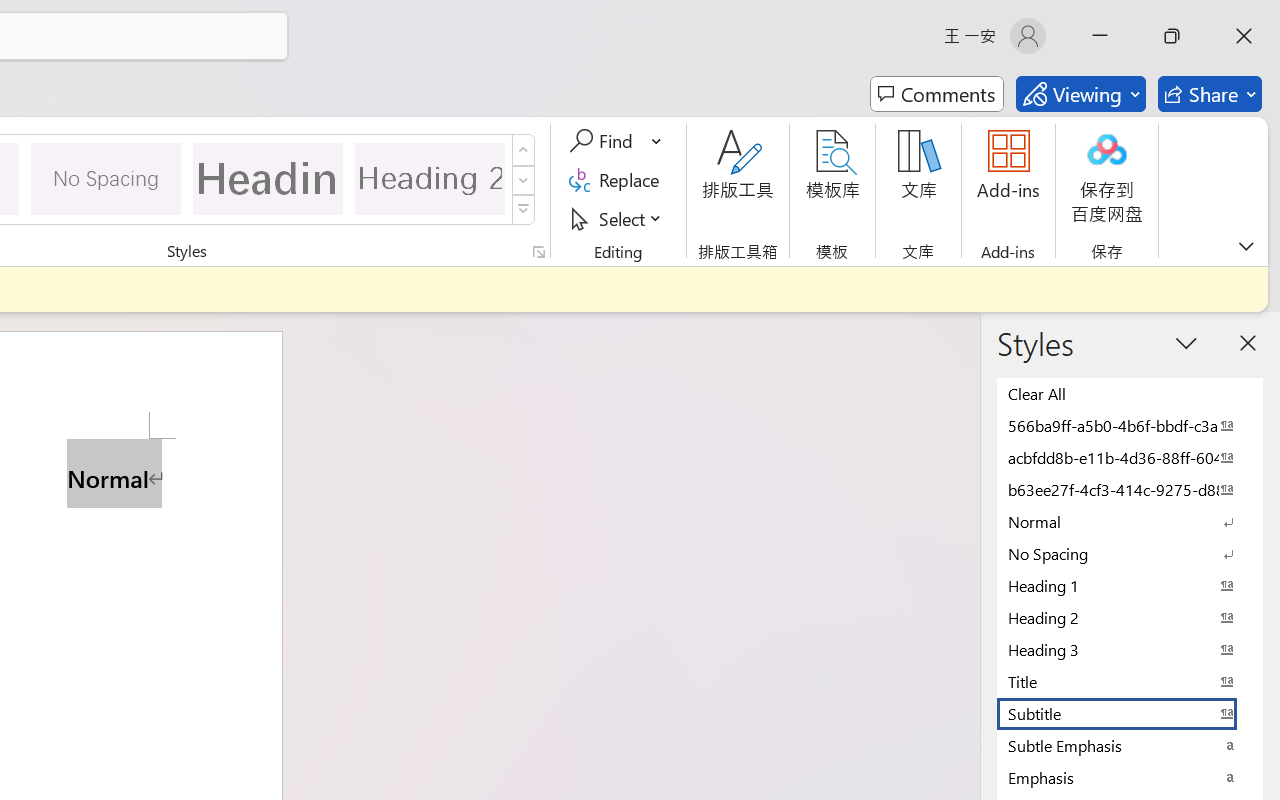  Describe the element at coordinates (523, 150) in the screenshot. I see `'Row up'` at that location.